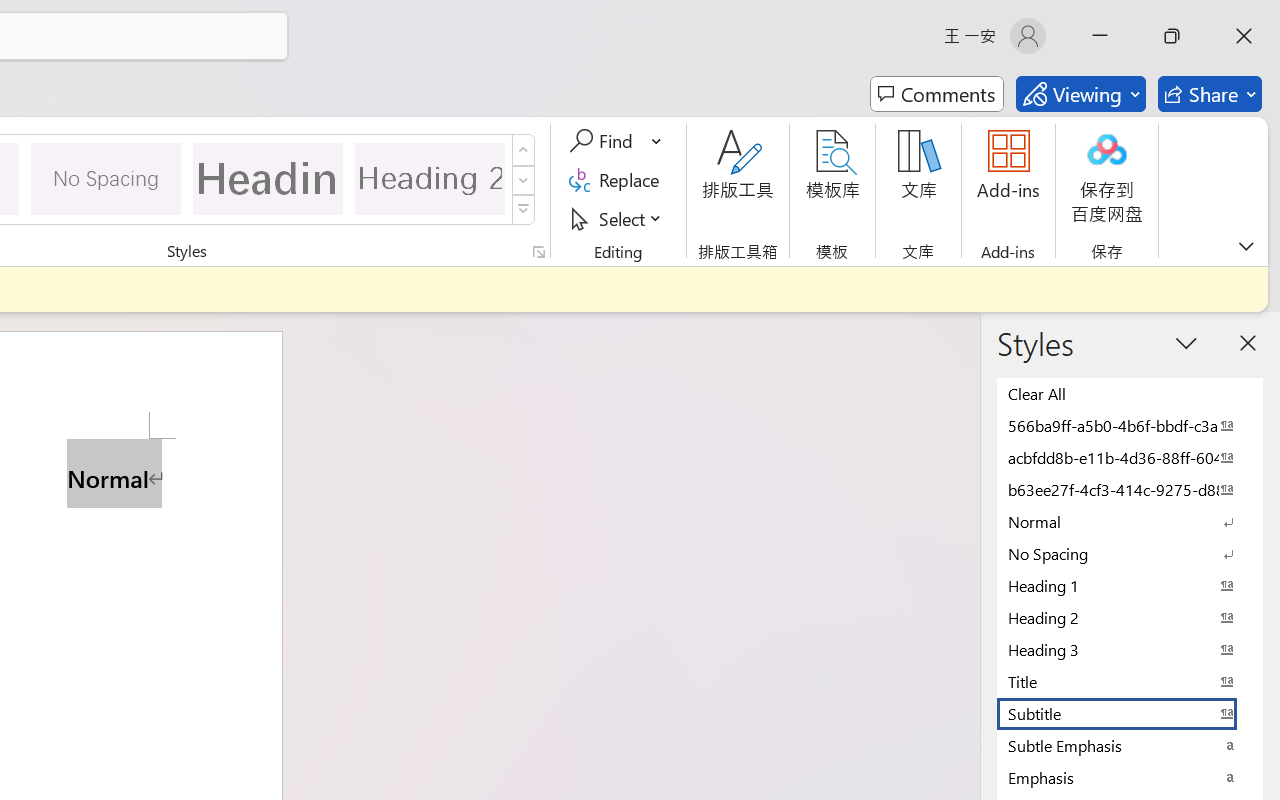  Describe the element at coordinates (523, 150) in the screenshot. I see `'Row up'` at that location.